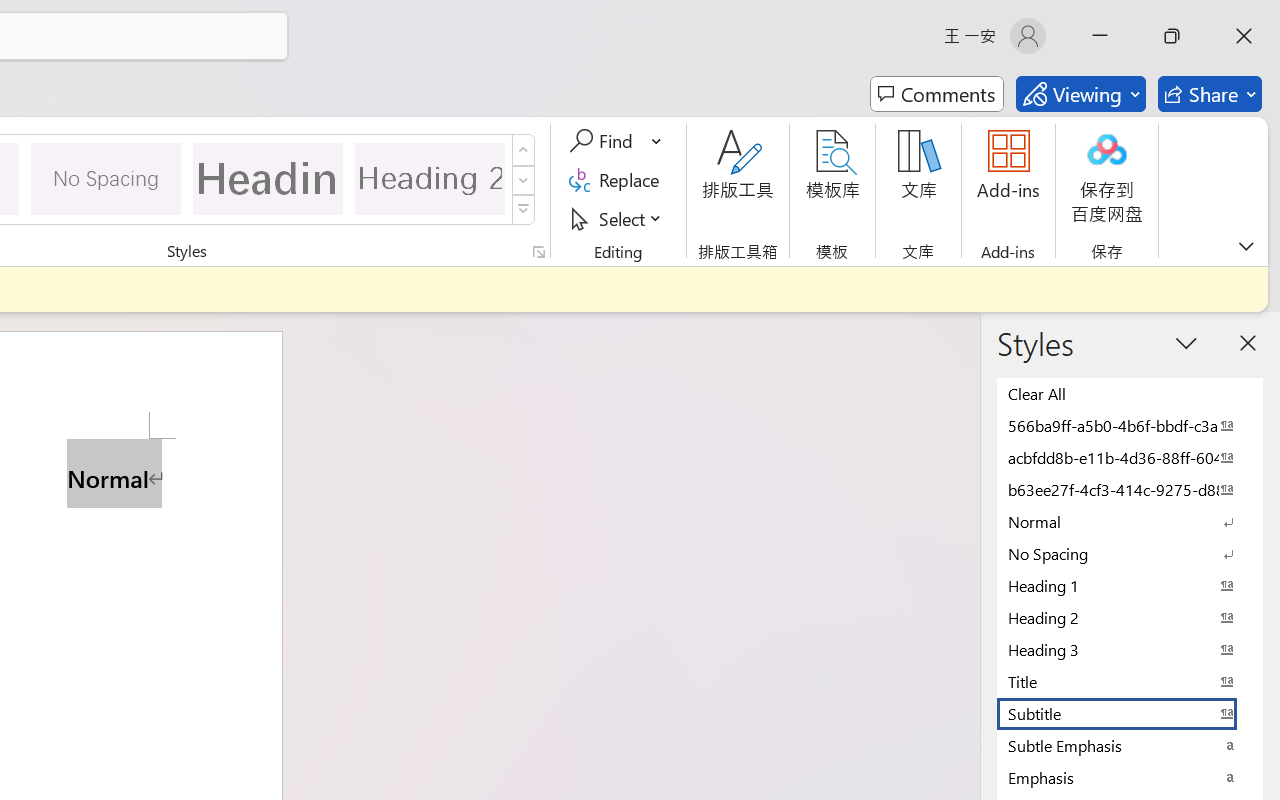  Describe the element at coordinates (523, 150) in the screenshot. I see `'Row up'` at that location.